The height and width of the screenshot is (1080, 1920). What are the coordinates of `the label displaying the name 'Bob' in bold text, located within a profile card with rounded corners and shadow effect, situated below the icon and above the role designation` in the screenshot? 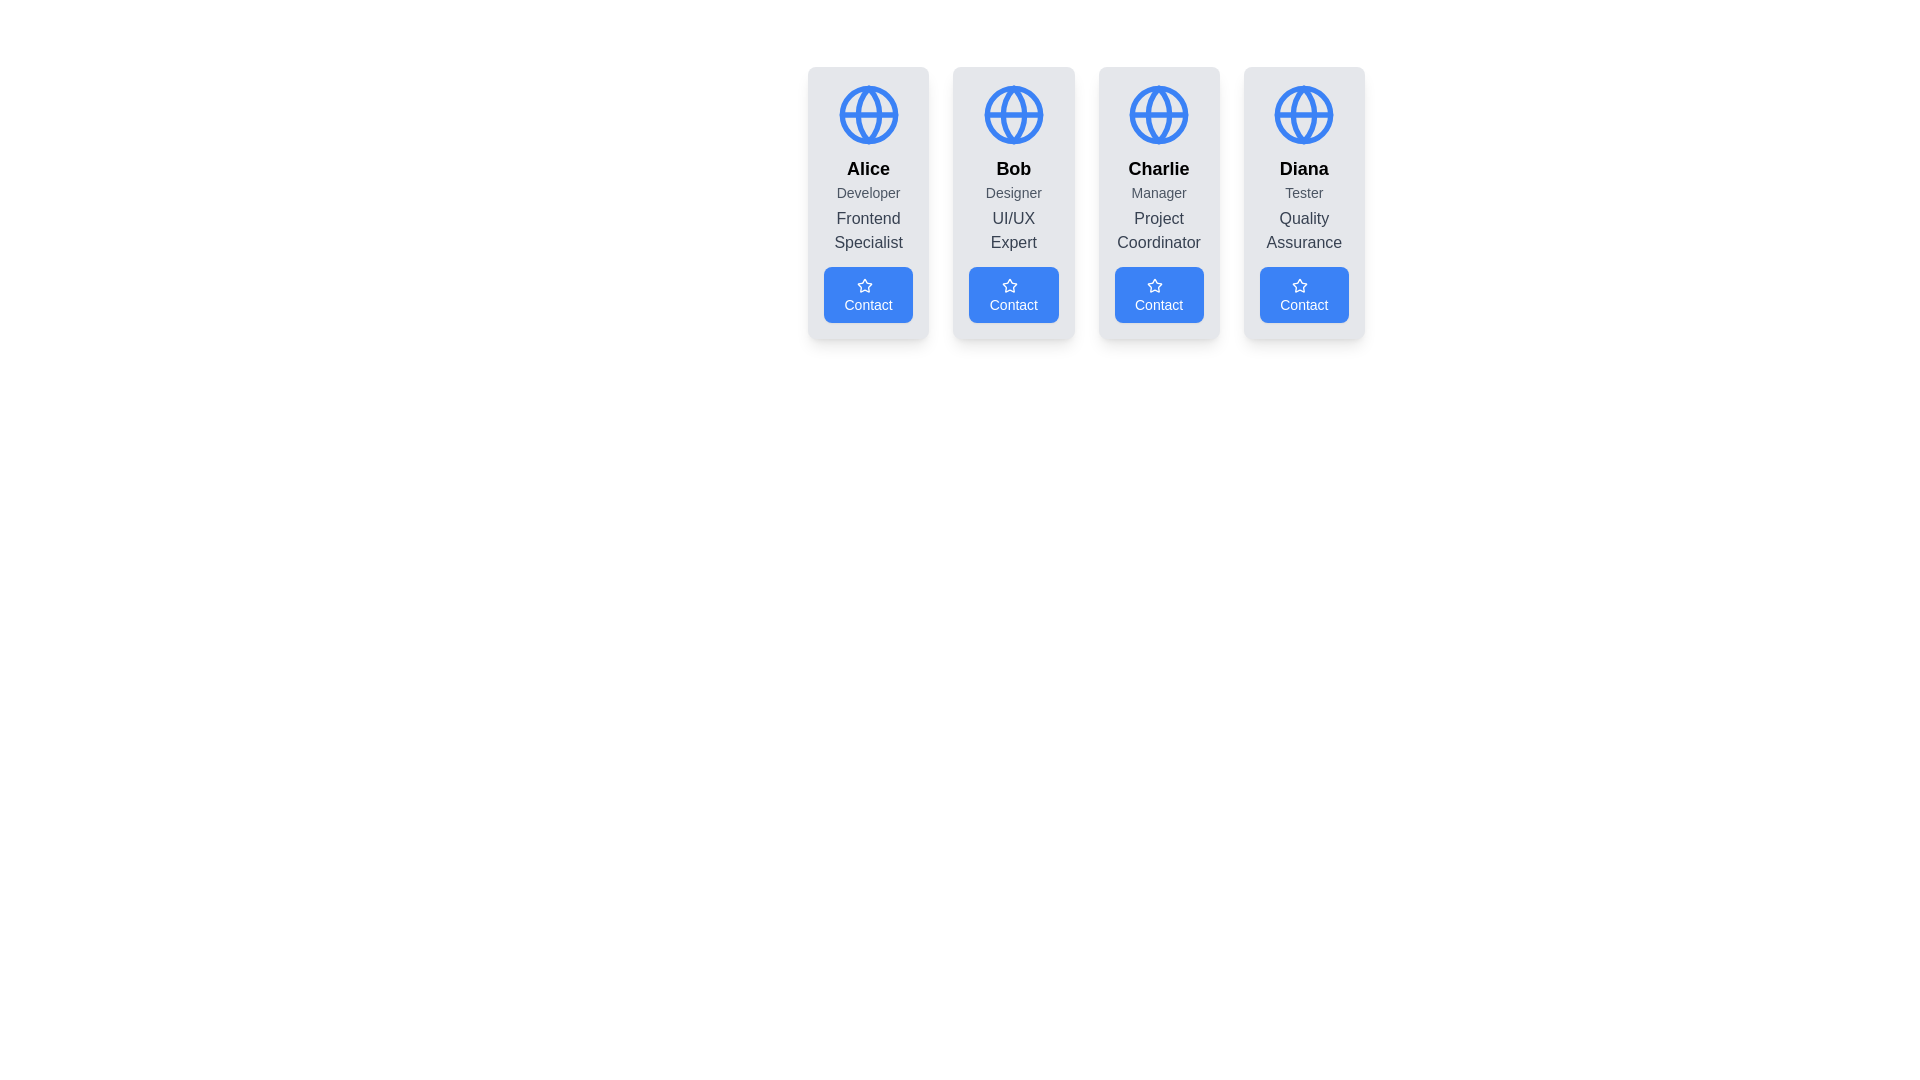 It's located at (1013, 168).